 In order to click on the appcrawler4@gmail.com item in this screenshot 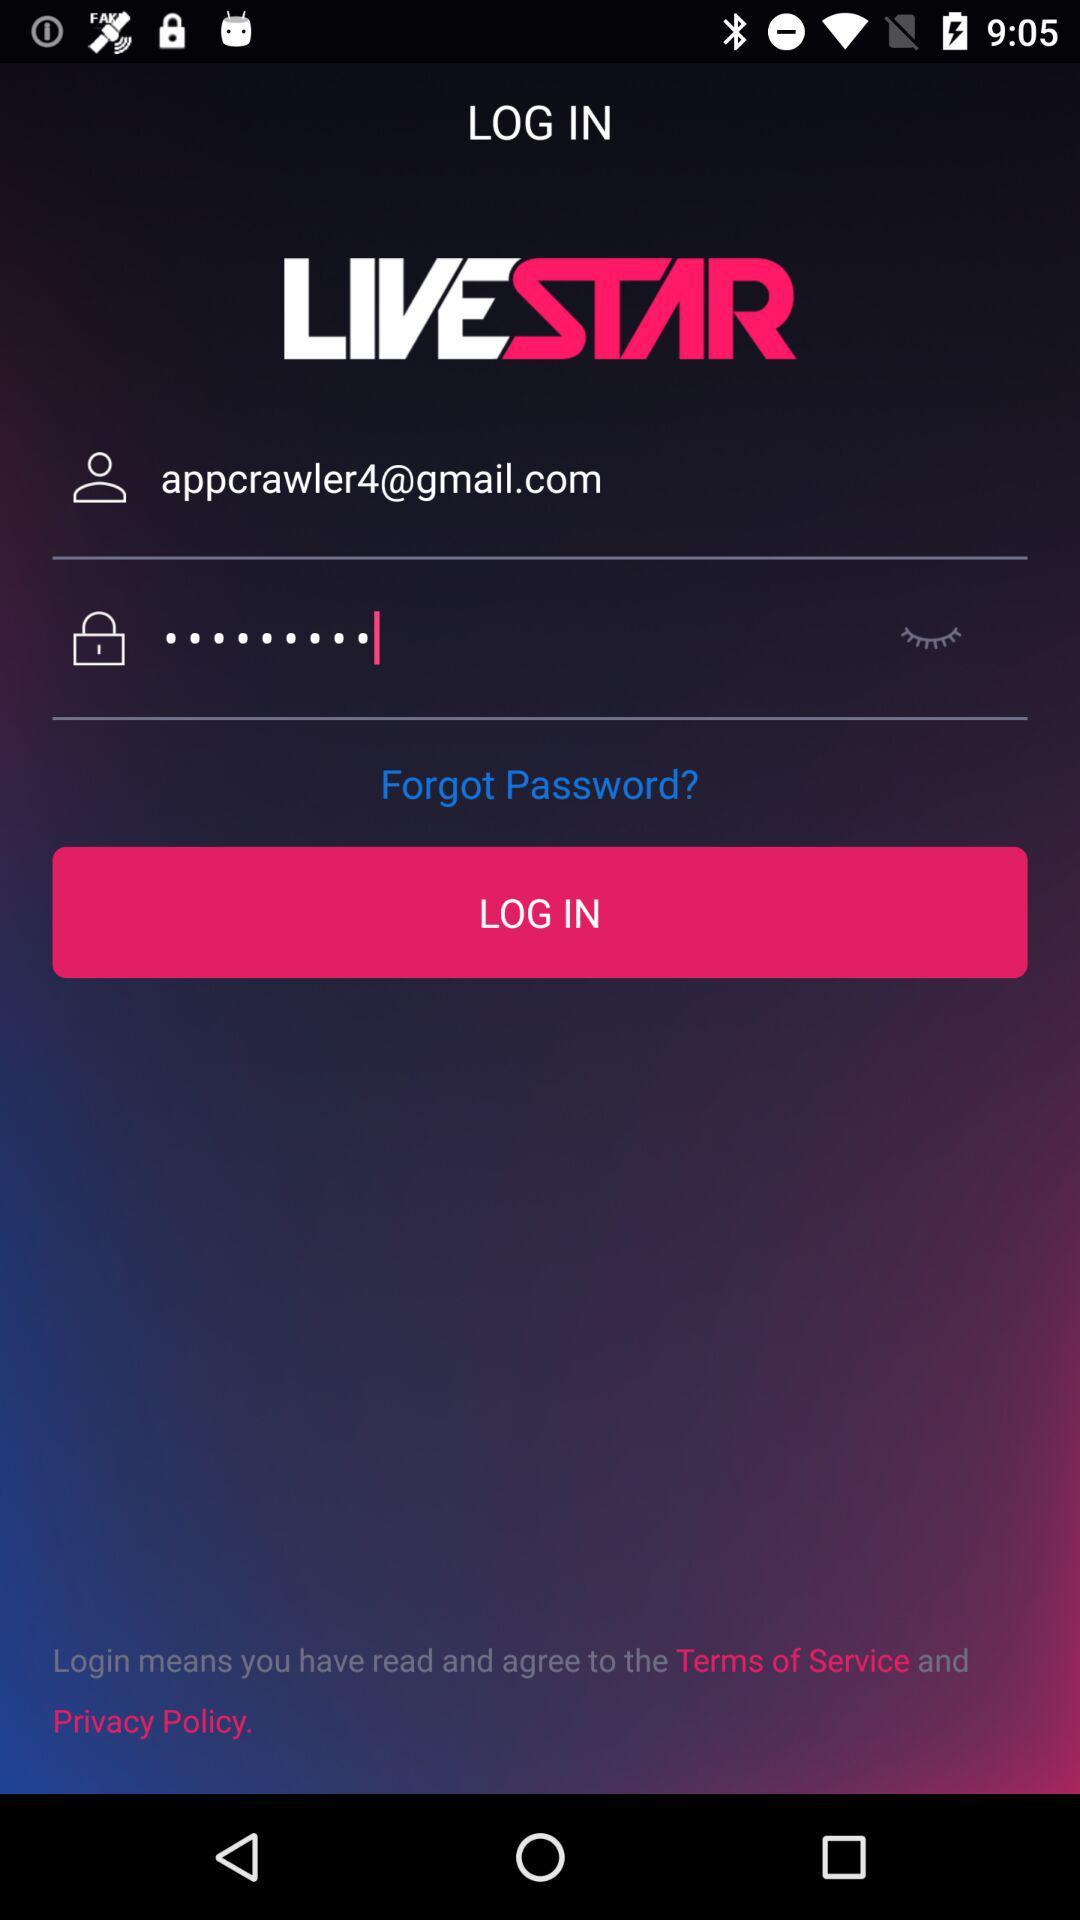, I will do `click(593, 476)`.